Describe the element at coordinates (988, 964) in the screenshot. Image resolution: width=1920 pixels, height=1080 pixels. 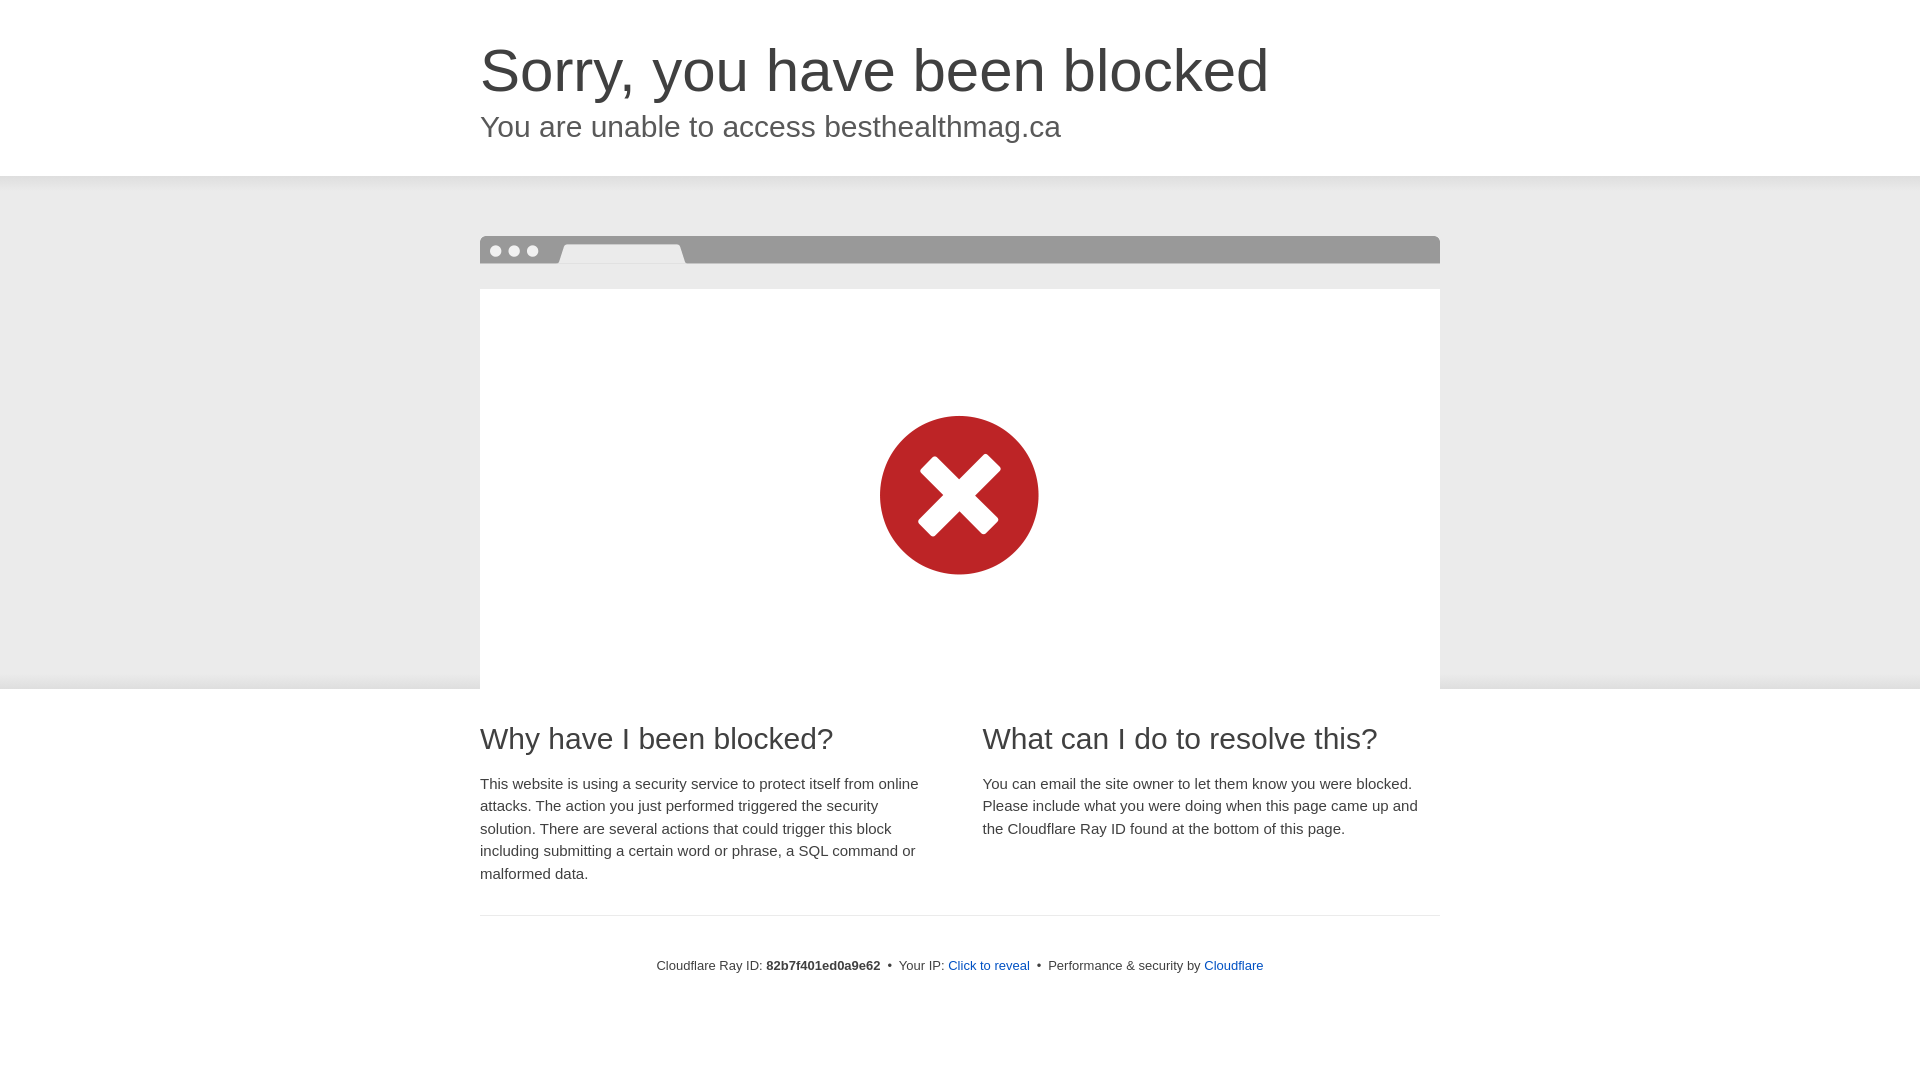
I see `'Click to reveal'` at that location.